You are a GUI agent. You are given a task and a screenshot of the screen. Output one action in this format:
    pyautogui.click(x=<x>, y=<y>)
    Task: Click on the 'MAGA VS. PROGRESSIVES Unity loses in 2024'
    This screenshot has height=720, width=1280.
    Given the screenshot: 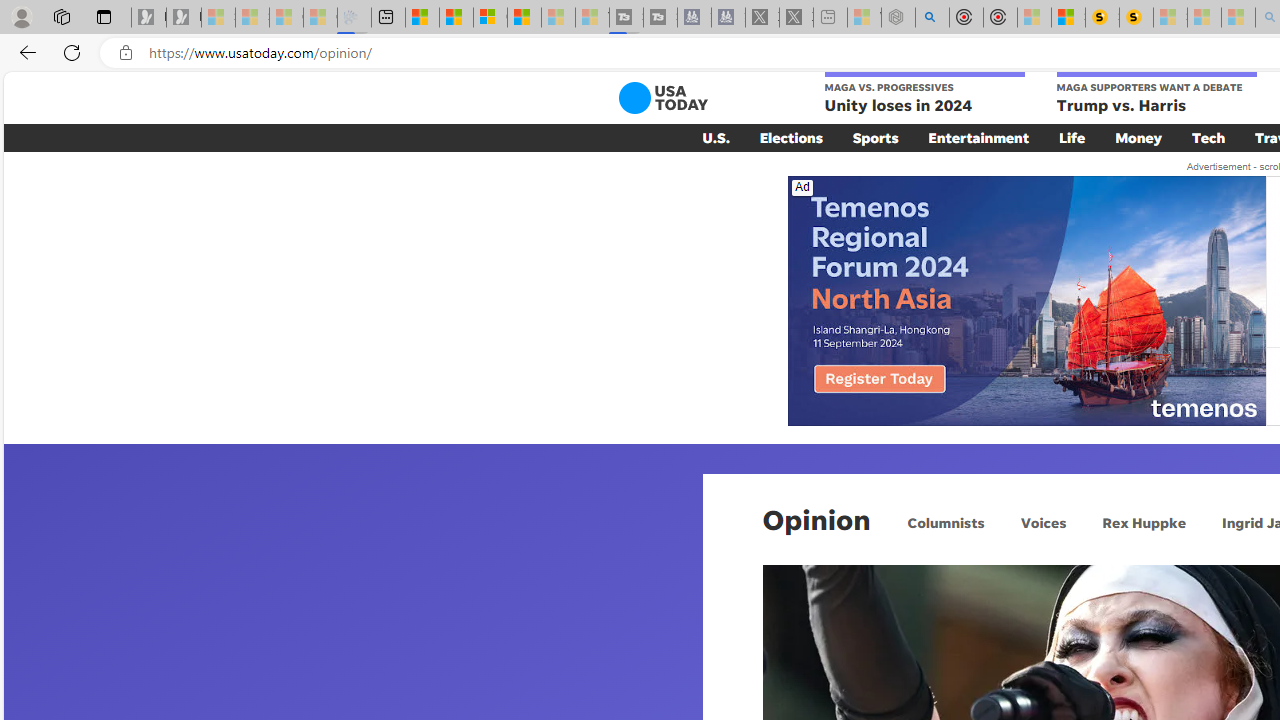 What is the action you would take?
    pyautogui.click(x=923, y=94)
    